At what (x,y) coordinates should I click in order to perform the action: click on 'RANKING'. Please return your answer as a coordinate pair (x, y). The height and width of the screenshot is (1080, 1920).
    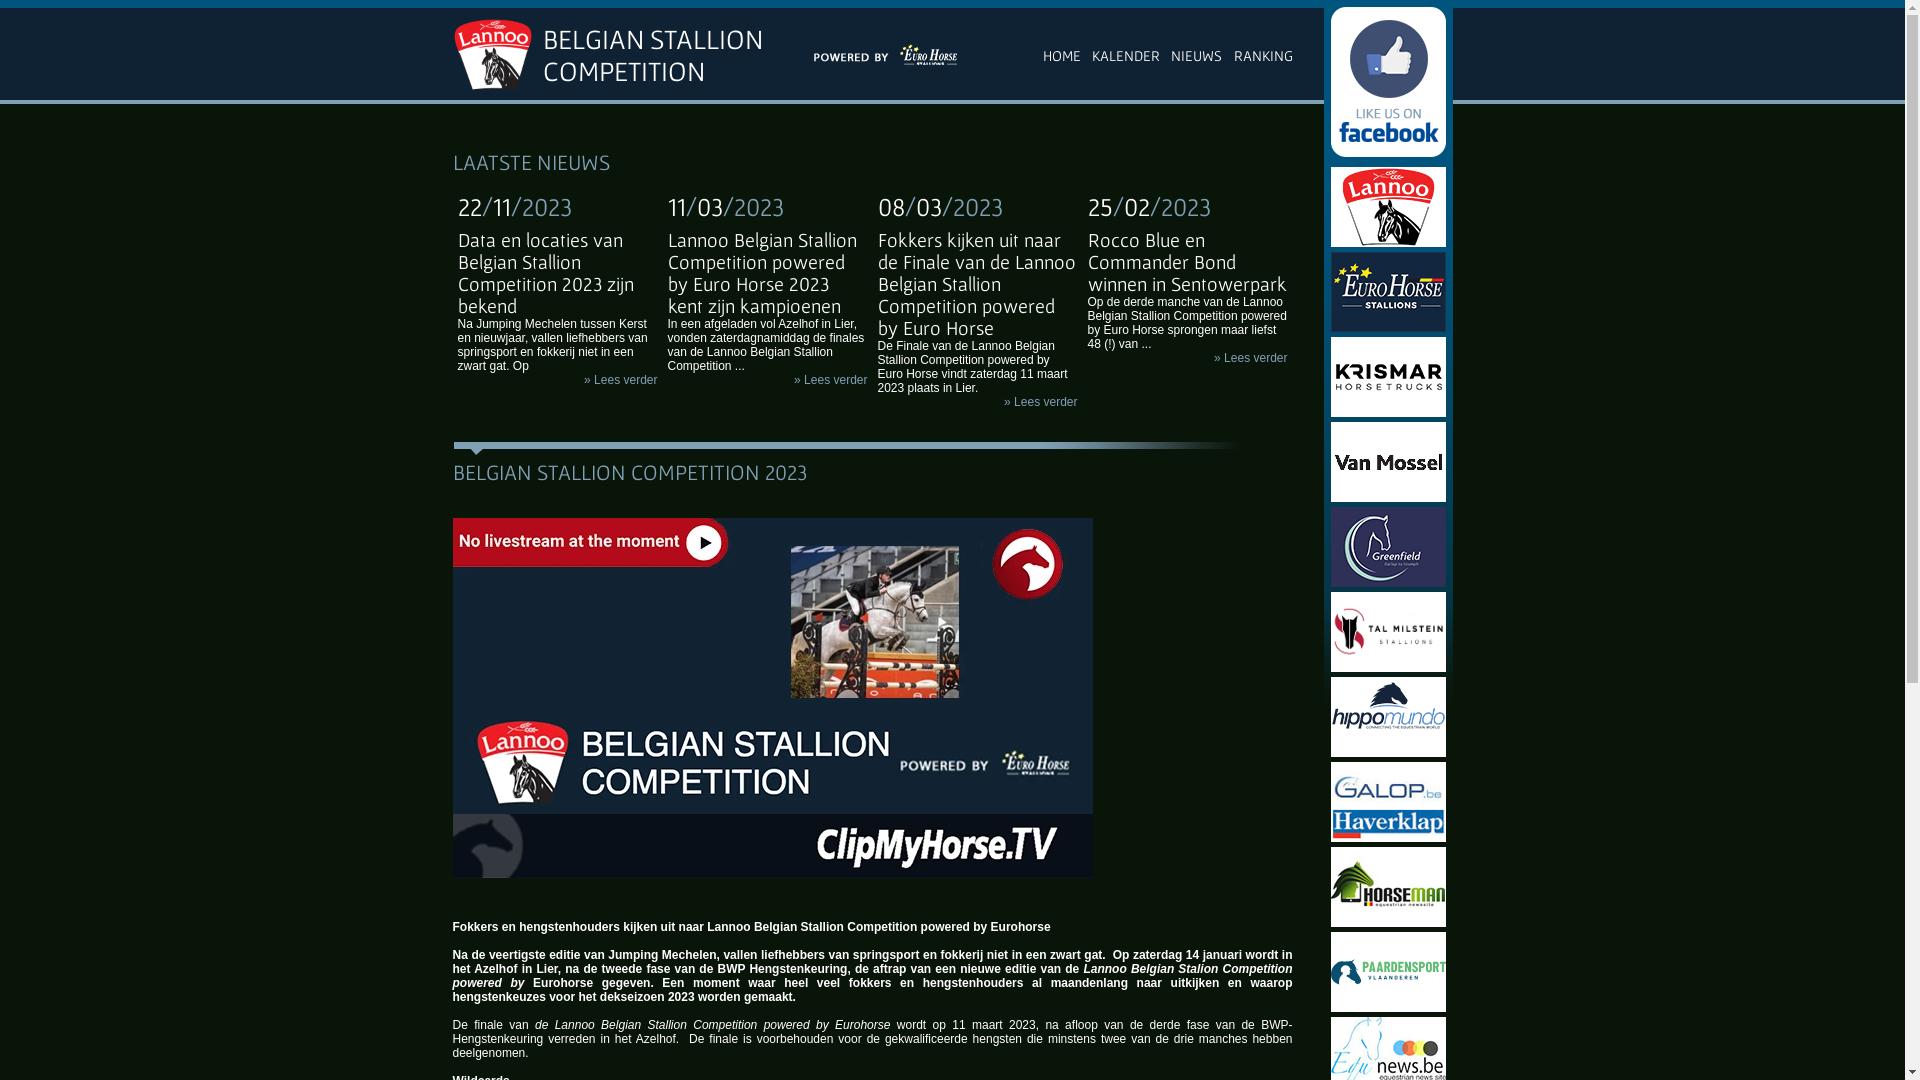
    Looking at the image, I should click on (1262, 53).